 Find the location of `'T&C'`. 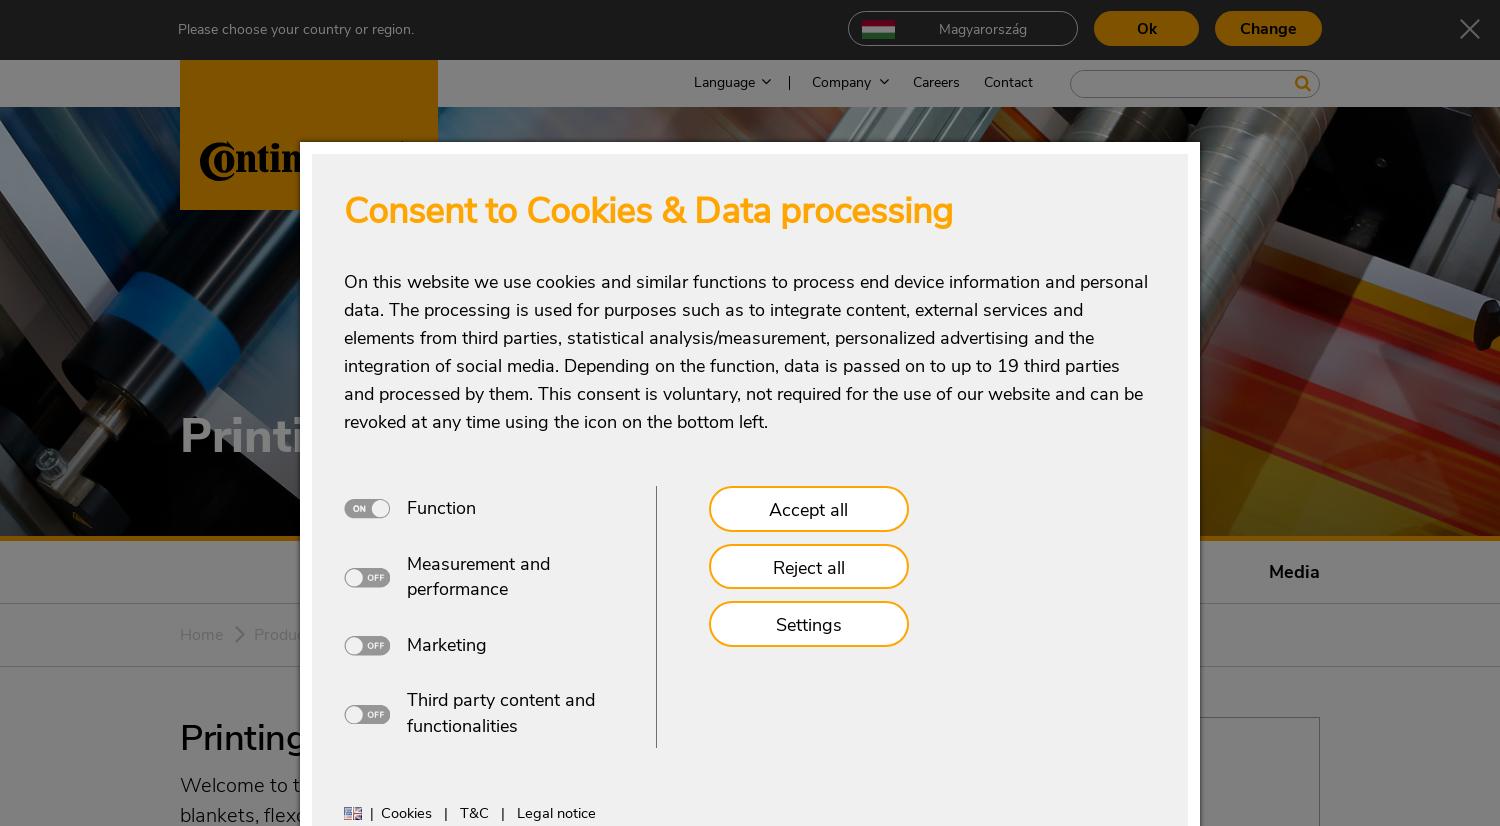

'T&C' is located at coordinates (472, 812).